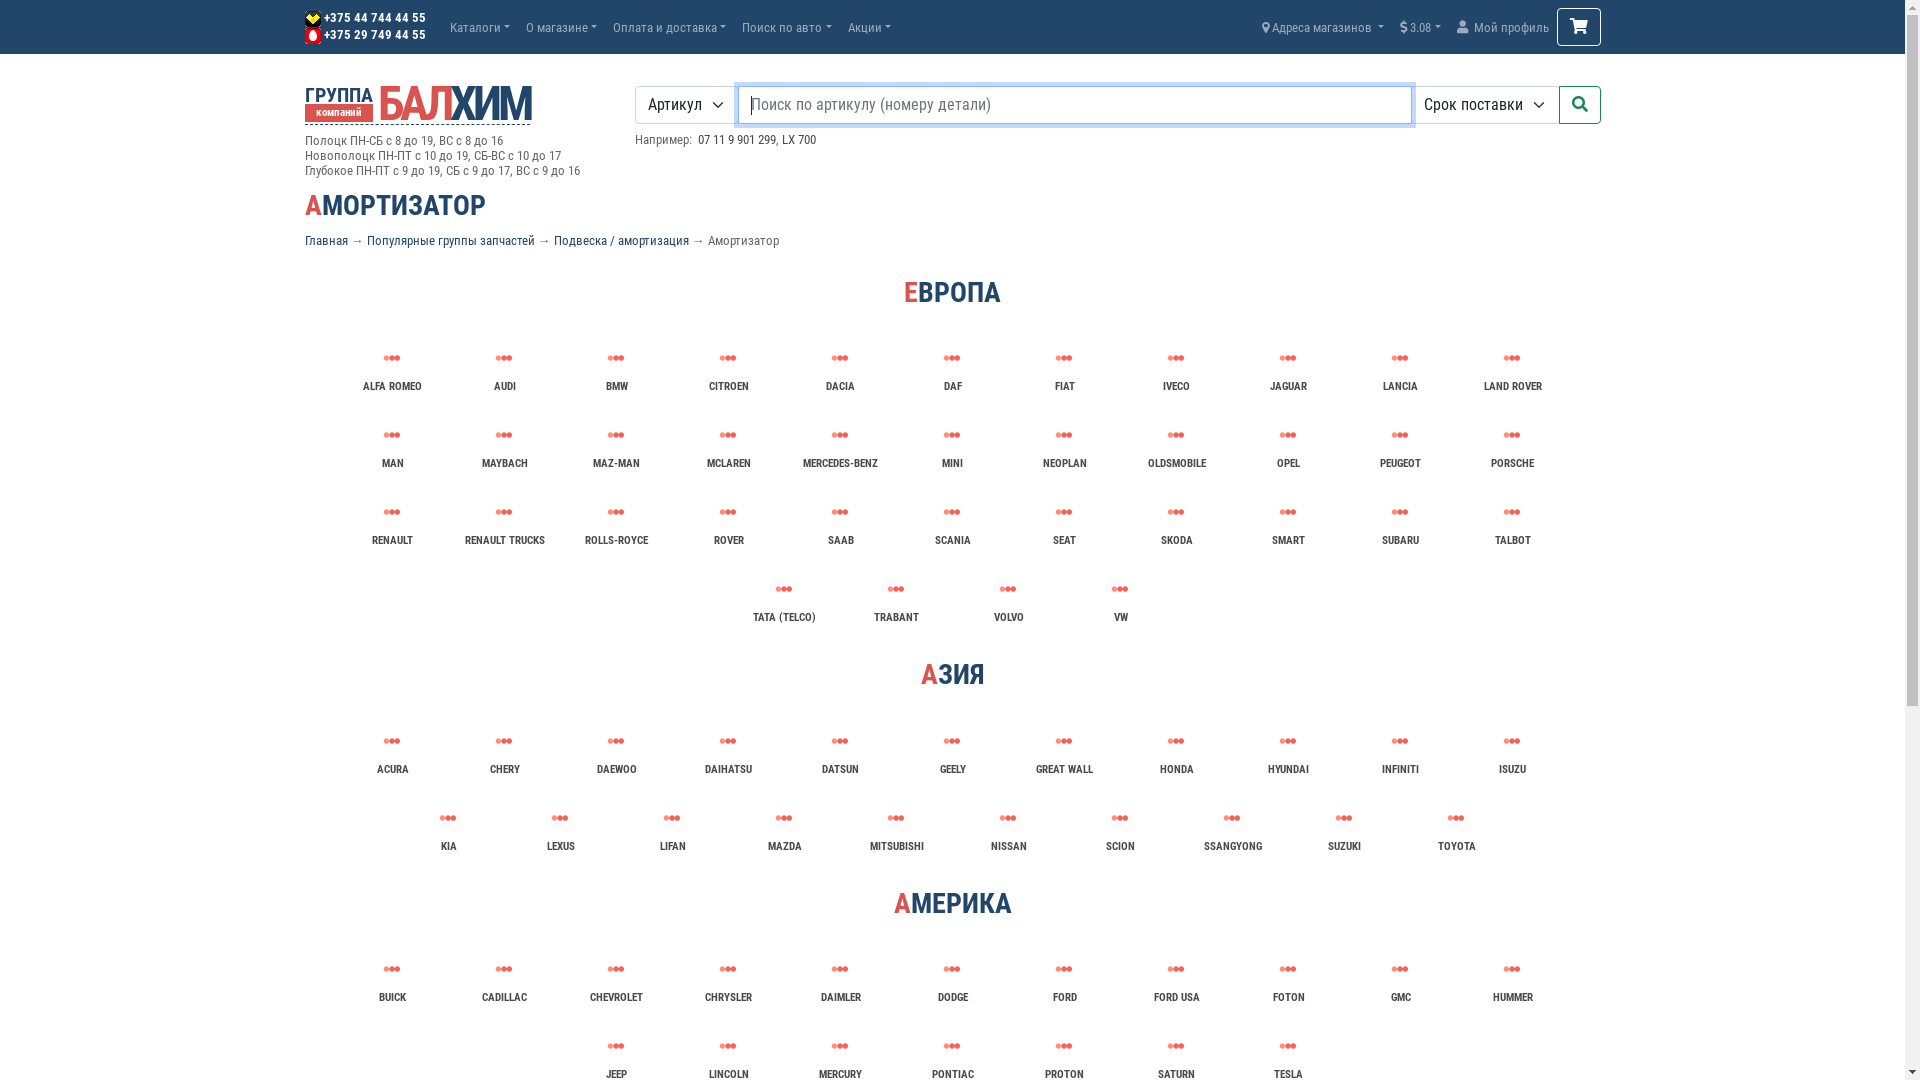 This screenshot has height=1080, width=1920. What do you see at coordinates (1287, 511) in the screenshot?
I see `'SMART'` at bounding box center [1287, 511].